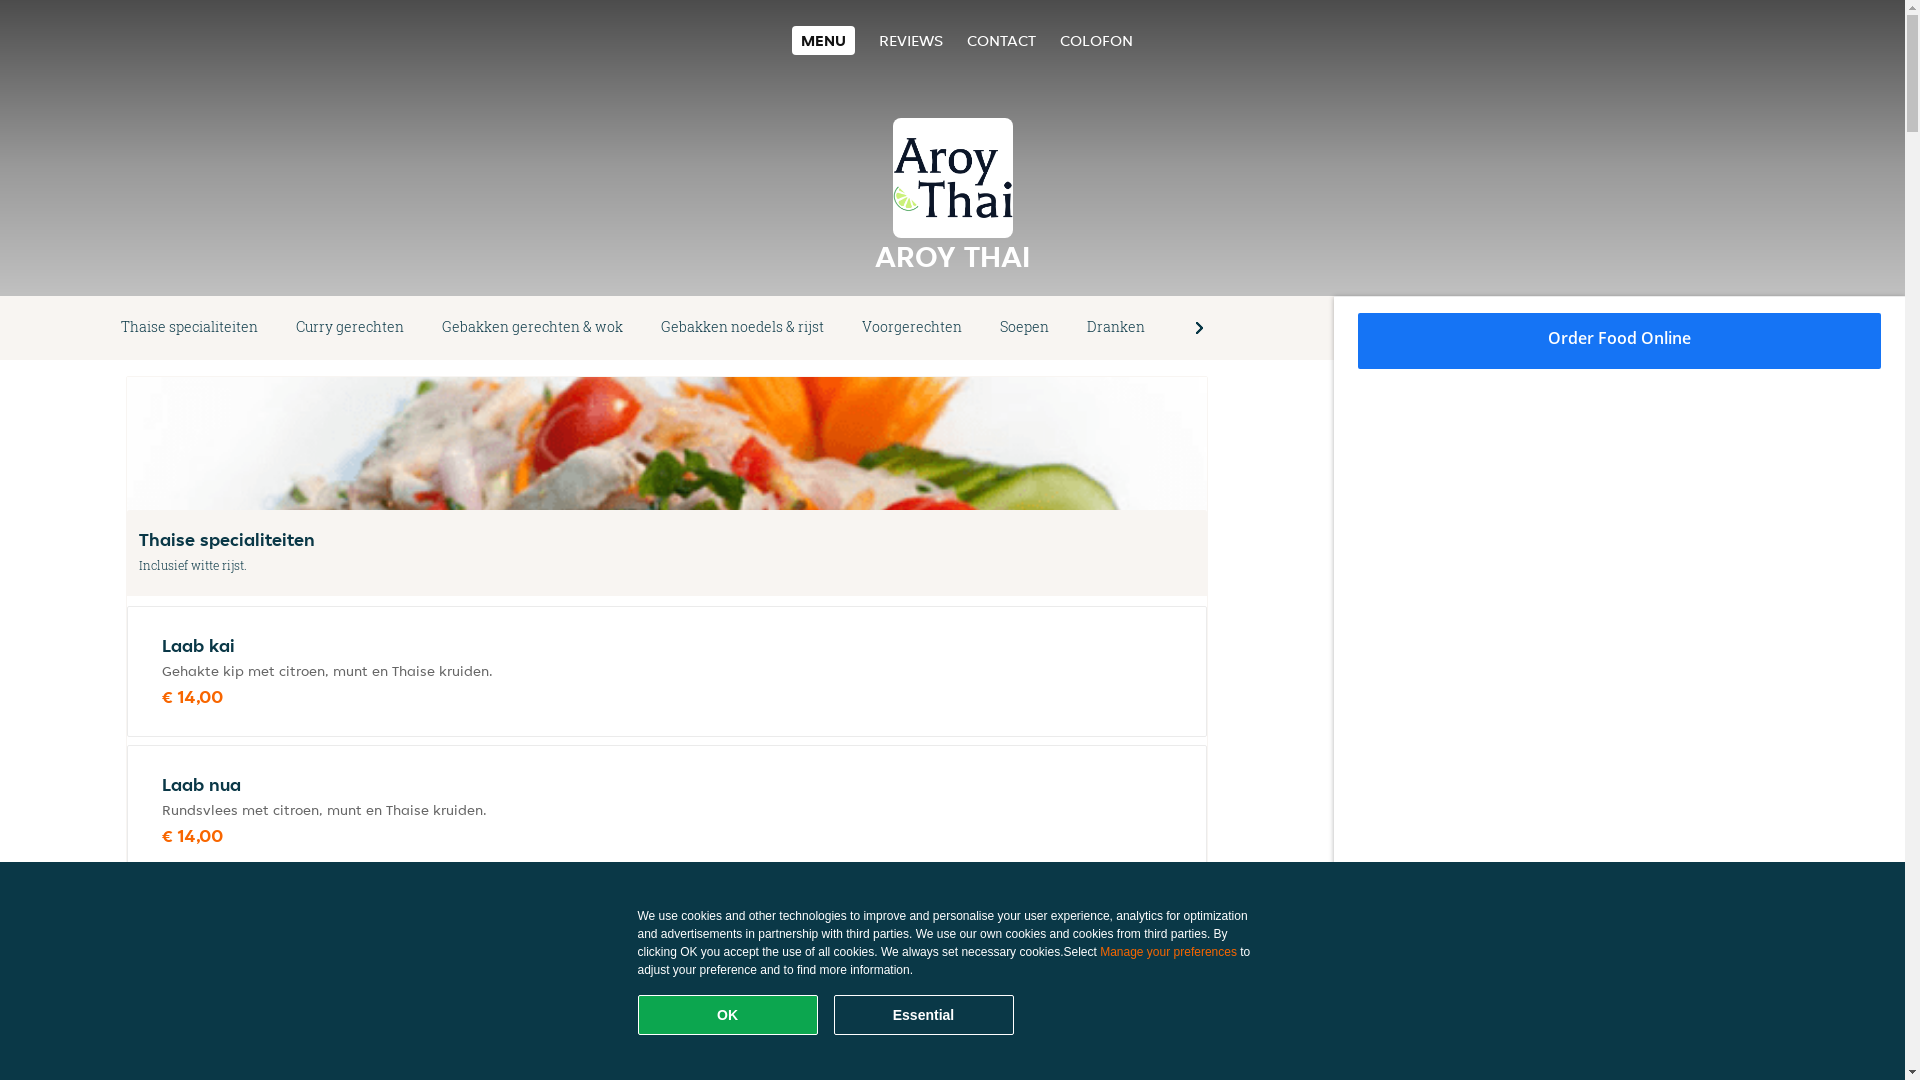 The width and height of the screenshot is (1920, 1080). I want to click on 'Gebakken noedels & rijst', so click(741, 326).